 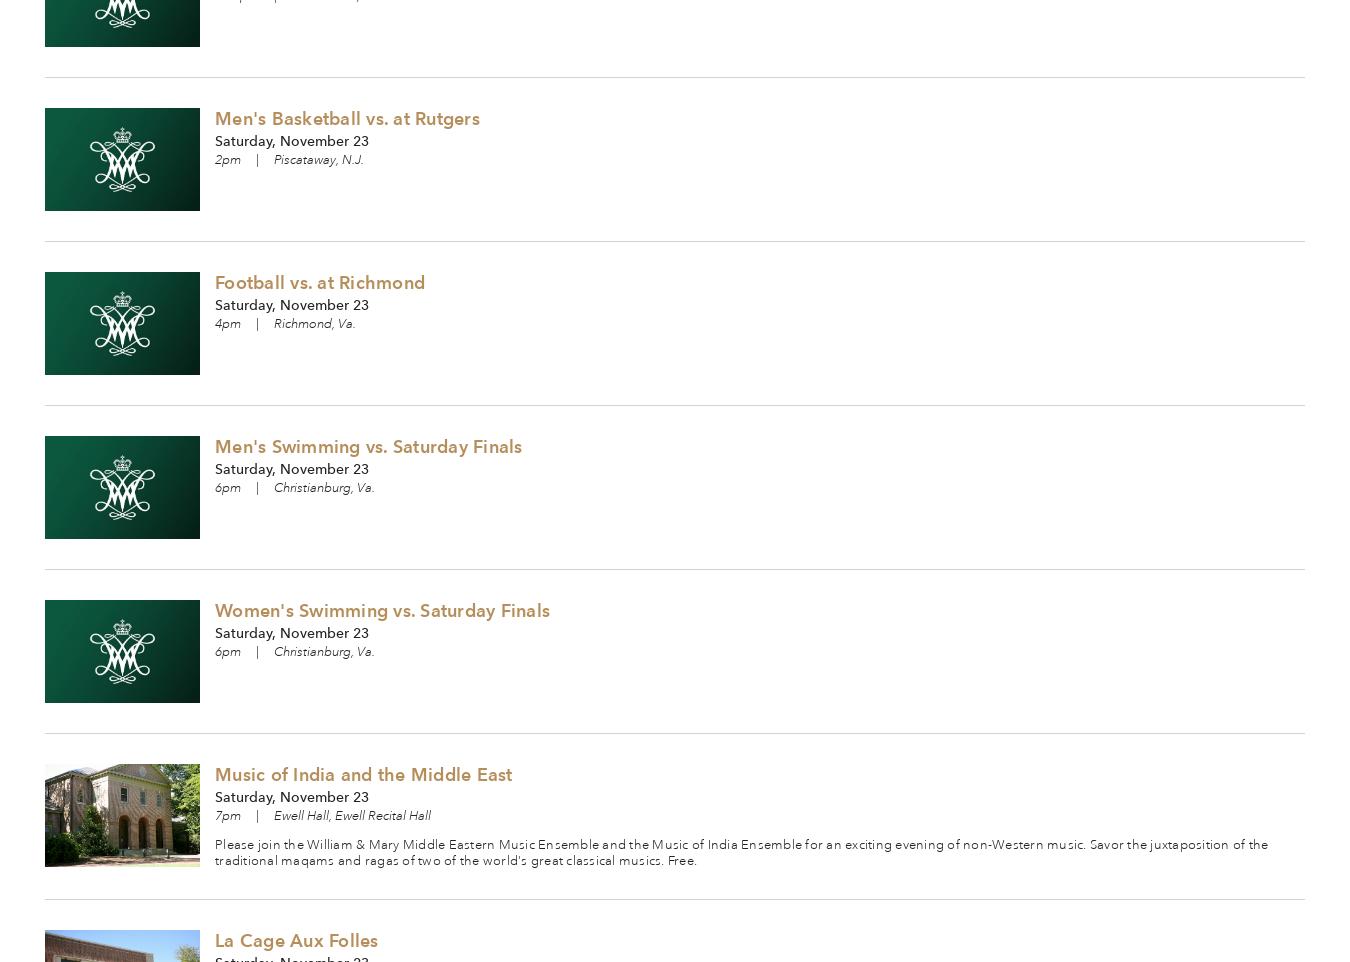 What do you see at coordinates (368, 446) in the screenshot?
I see `'Men's Swimming vs. Saturday Finals'` at bounding box center [368, 446].